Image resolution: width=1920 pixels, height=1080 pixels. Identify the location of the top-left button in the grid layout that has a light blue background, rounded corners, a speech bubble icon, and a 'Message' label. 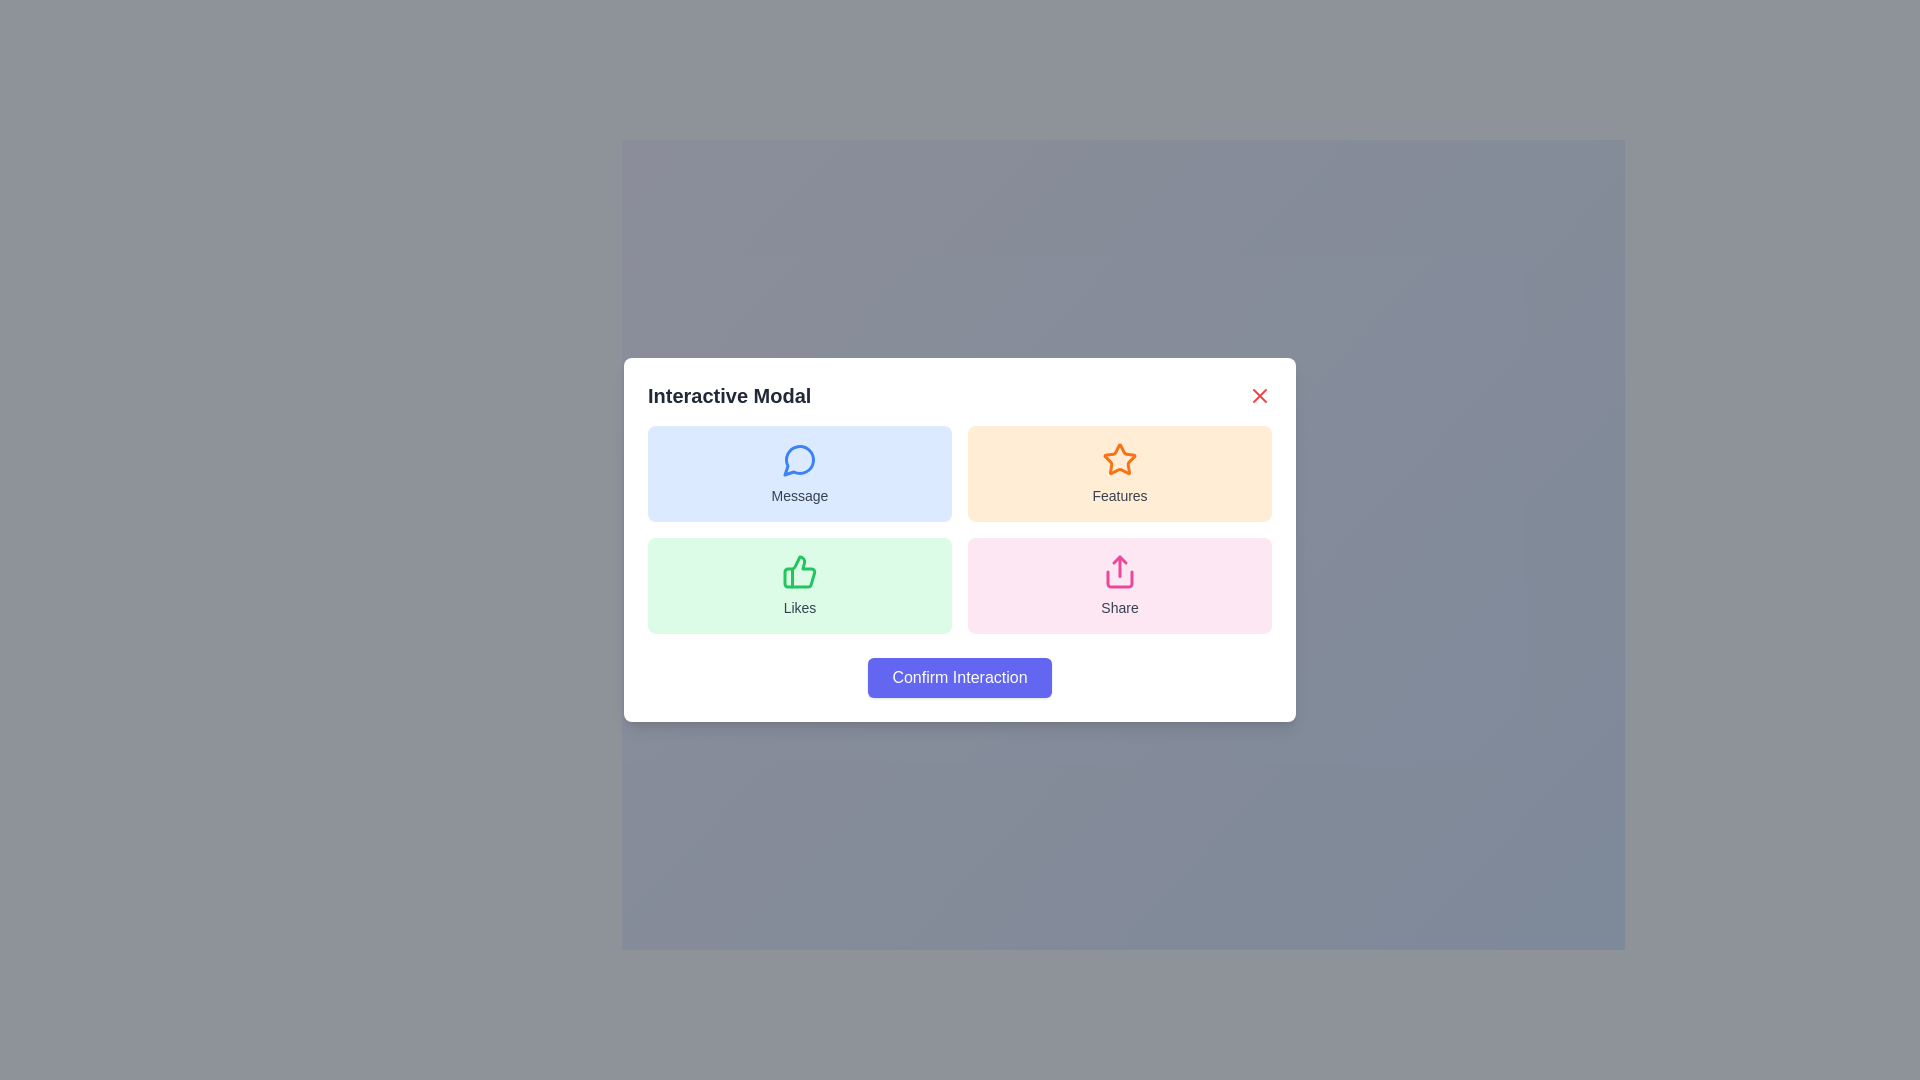
(800, 474).